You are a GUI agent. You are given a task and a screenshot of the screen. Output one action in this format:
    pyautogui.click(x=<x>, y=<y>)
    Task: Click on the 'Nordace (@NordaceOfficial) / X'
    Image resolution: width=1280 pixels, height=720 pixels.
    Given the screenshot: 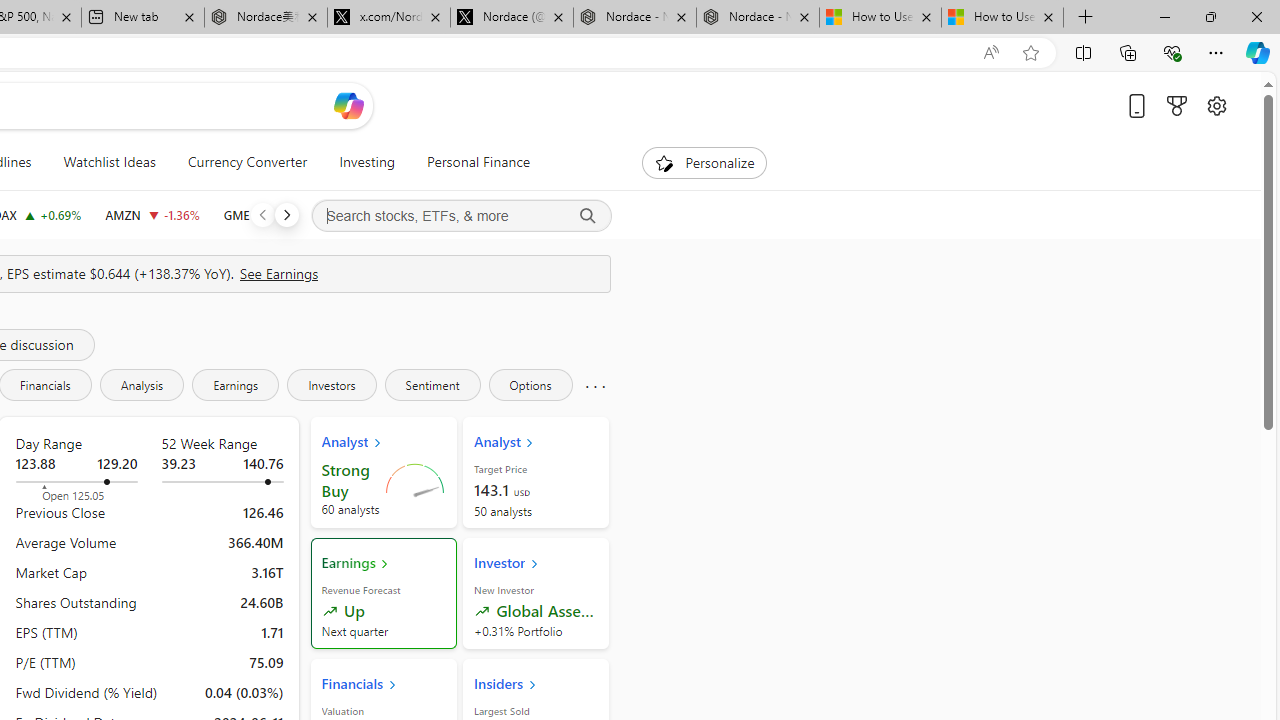 What is the action you would take?
    pyautogui.click(x=512, y=17)
    